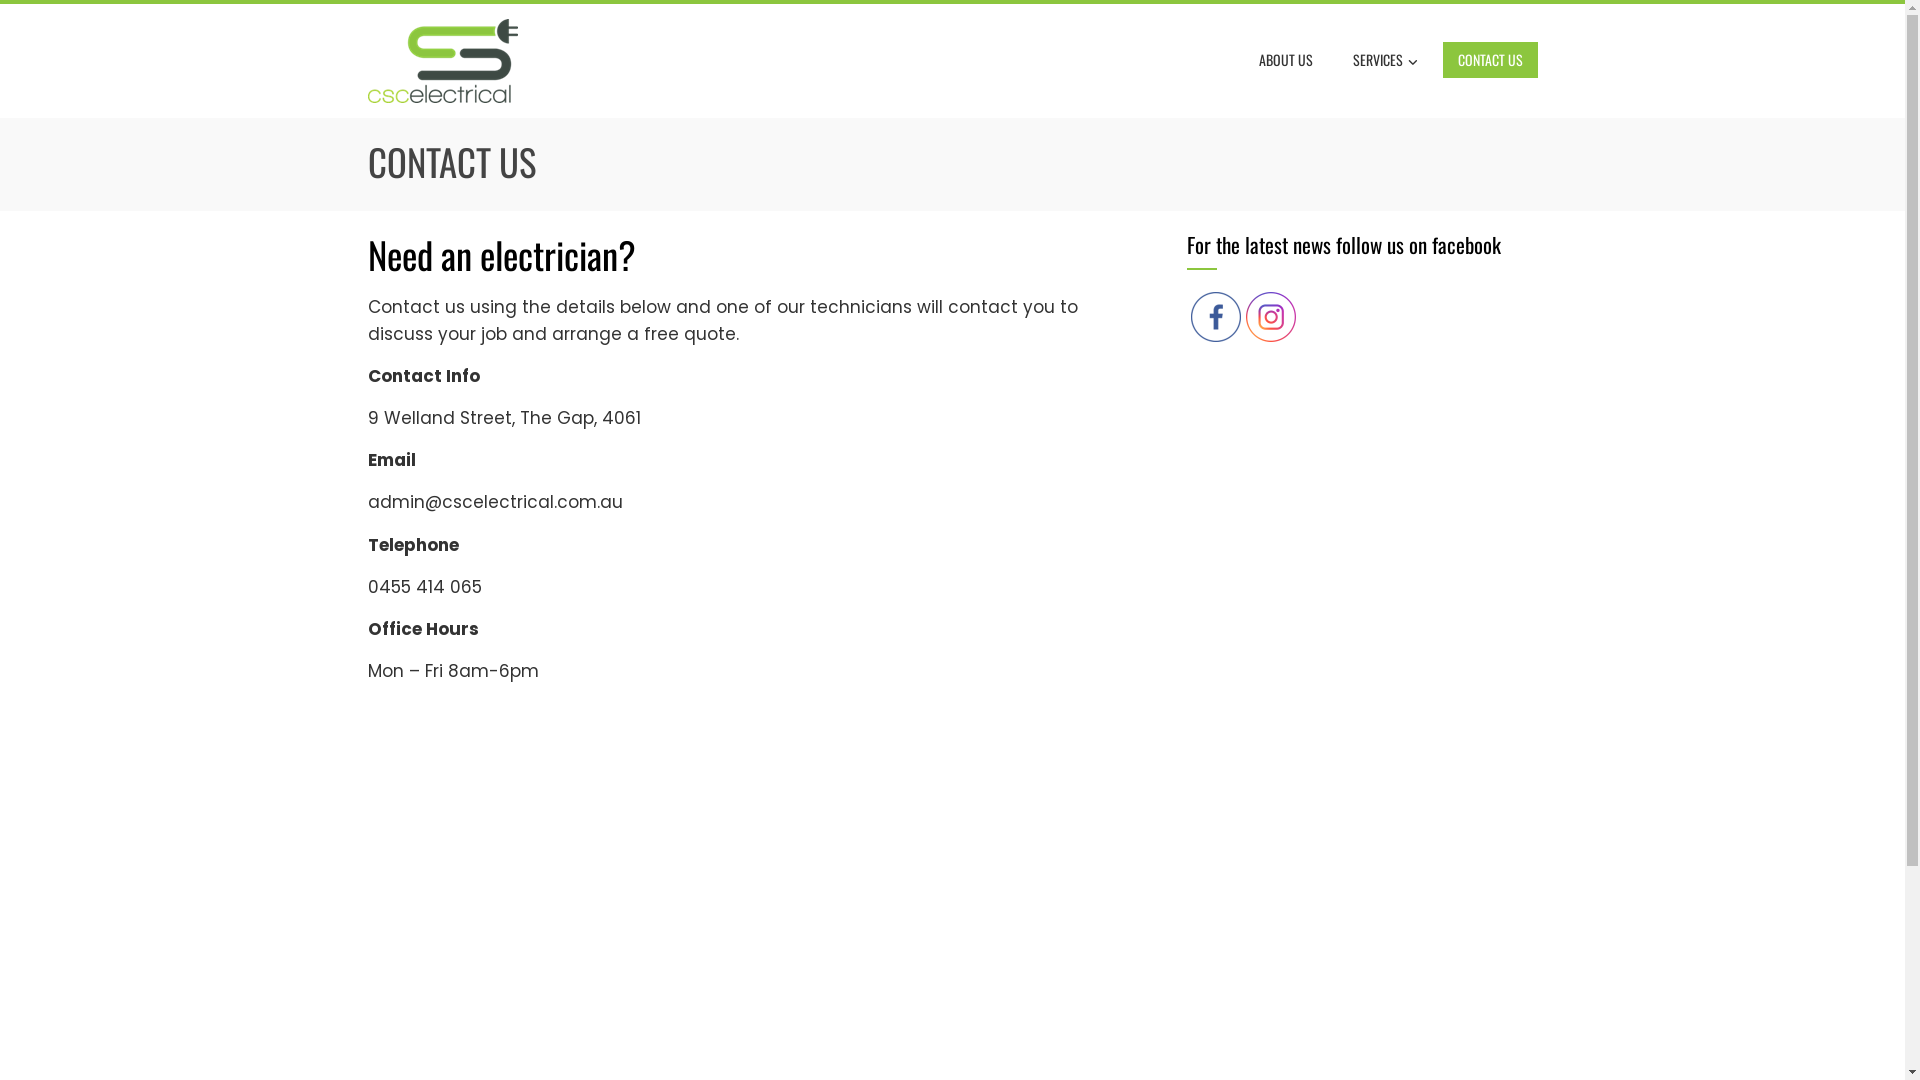  I want to click on 'Facebook', so click(1213, 315).